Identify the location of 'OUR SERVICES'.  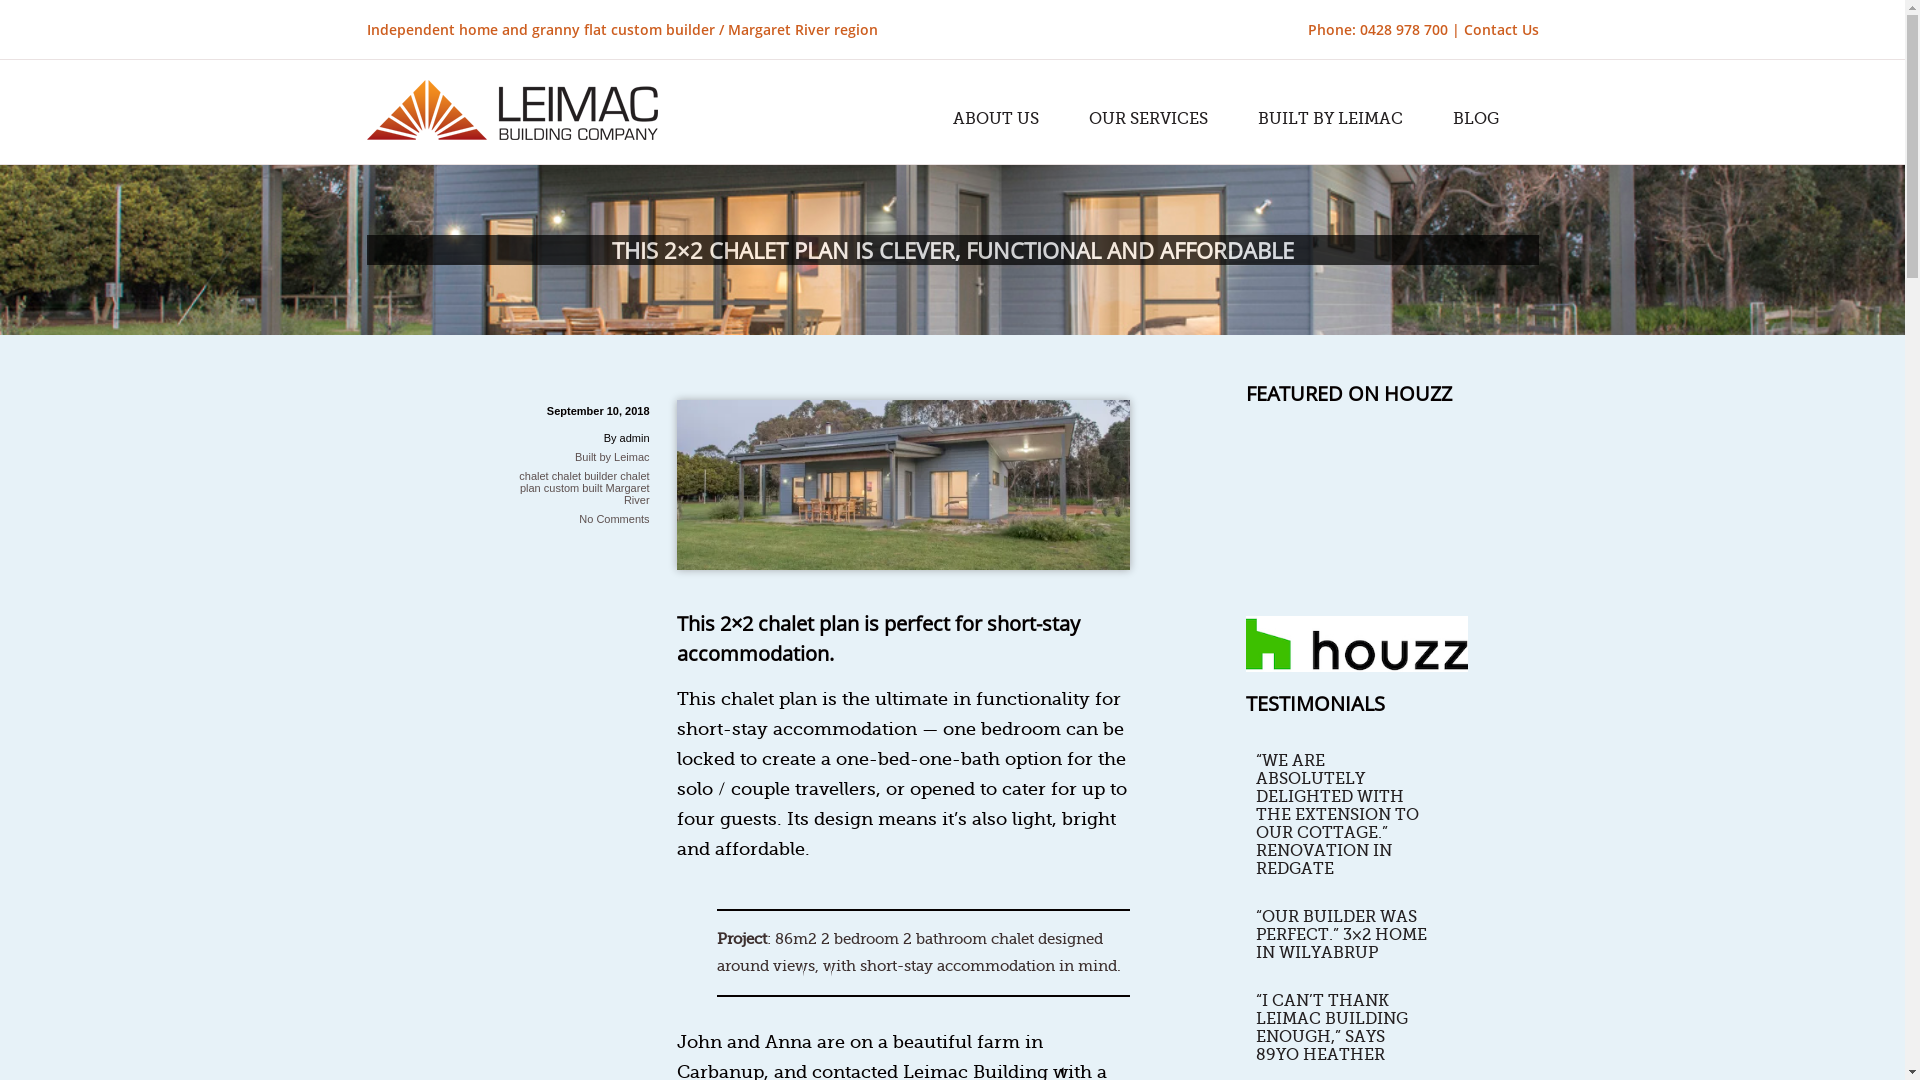
(1147, 119).